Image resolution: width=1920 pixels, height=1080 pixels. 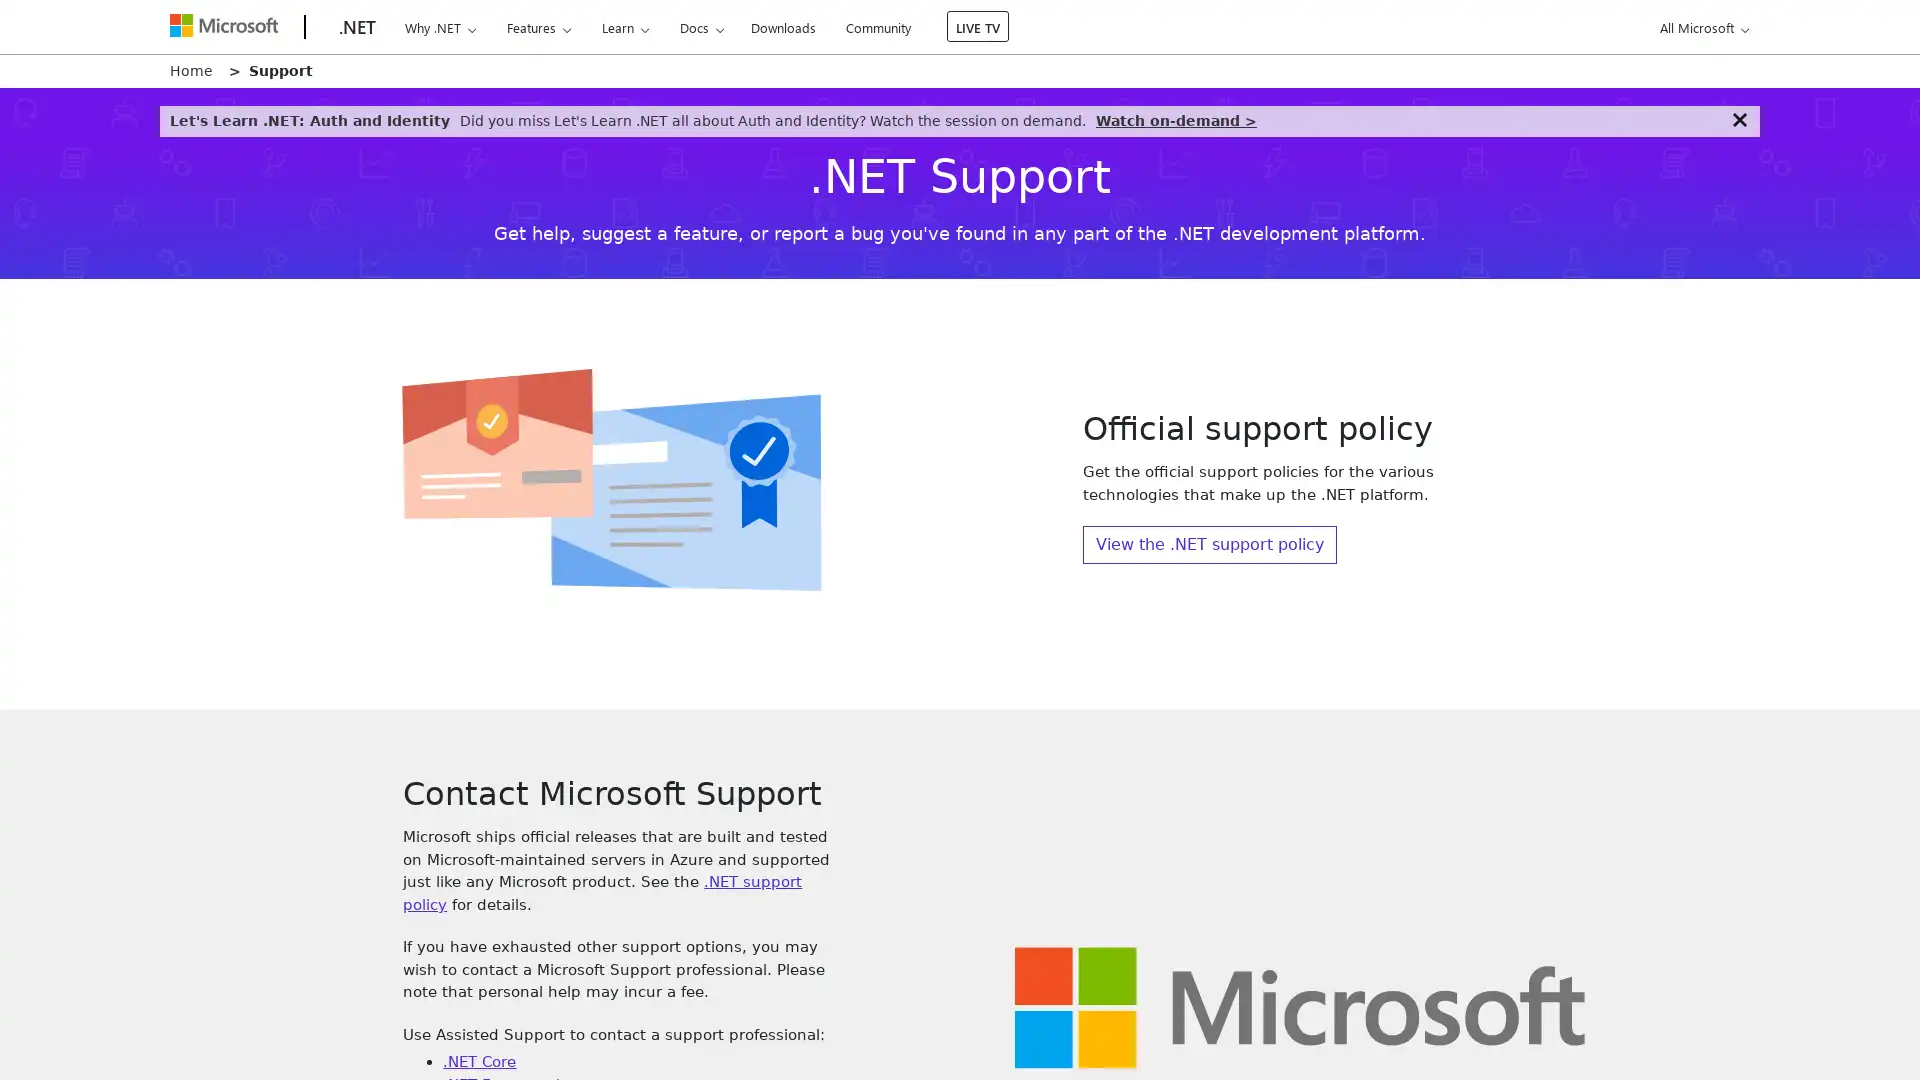 I want to click on All Microsoft expand to see list of Microsoft products and services, so click(x=1700, y=27).